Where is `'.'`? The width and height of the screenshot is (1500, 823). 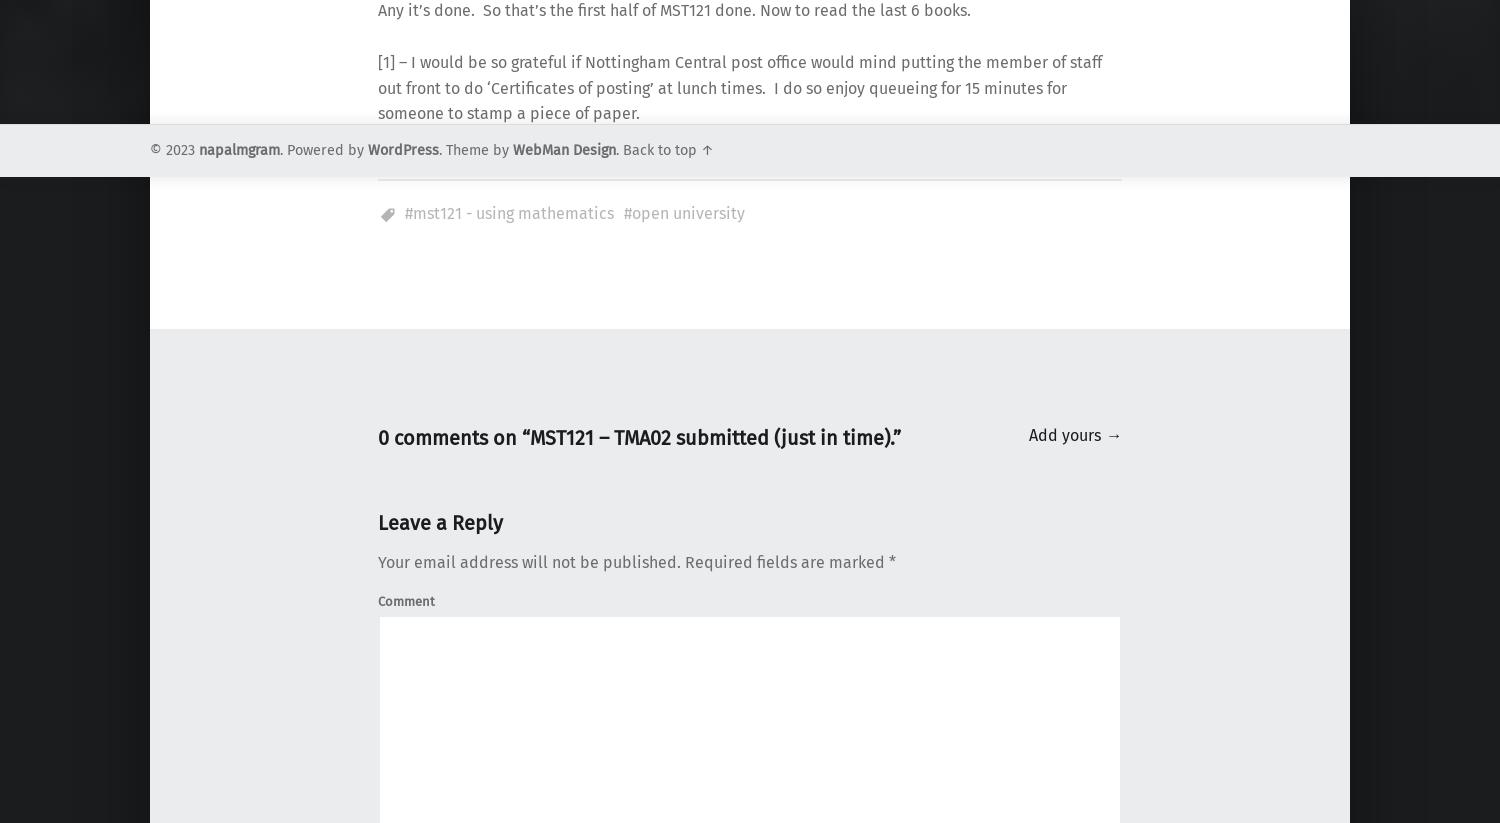 '.' is located at coordinates (618, 149).